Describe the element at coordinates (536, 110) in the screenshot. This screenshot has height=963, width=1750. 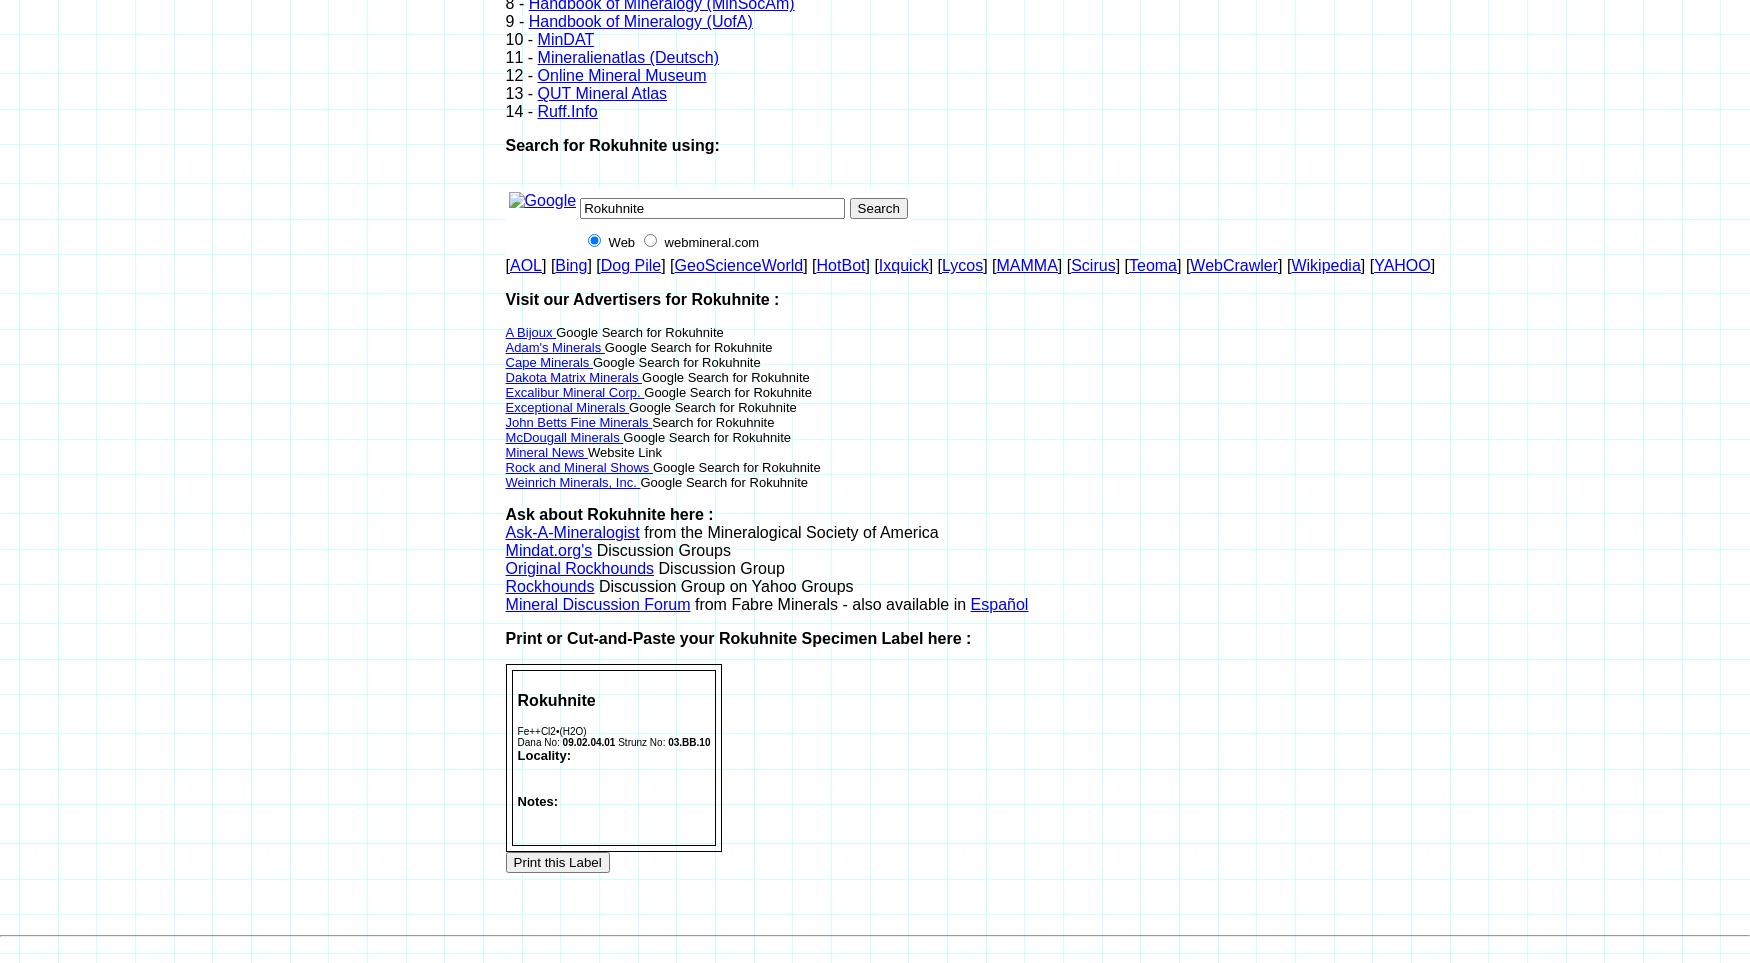
I see `'Ruff.Info'` at that location.